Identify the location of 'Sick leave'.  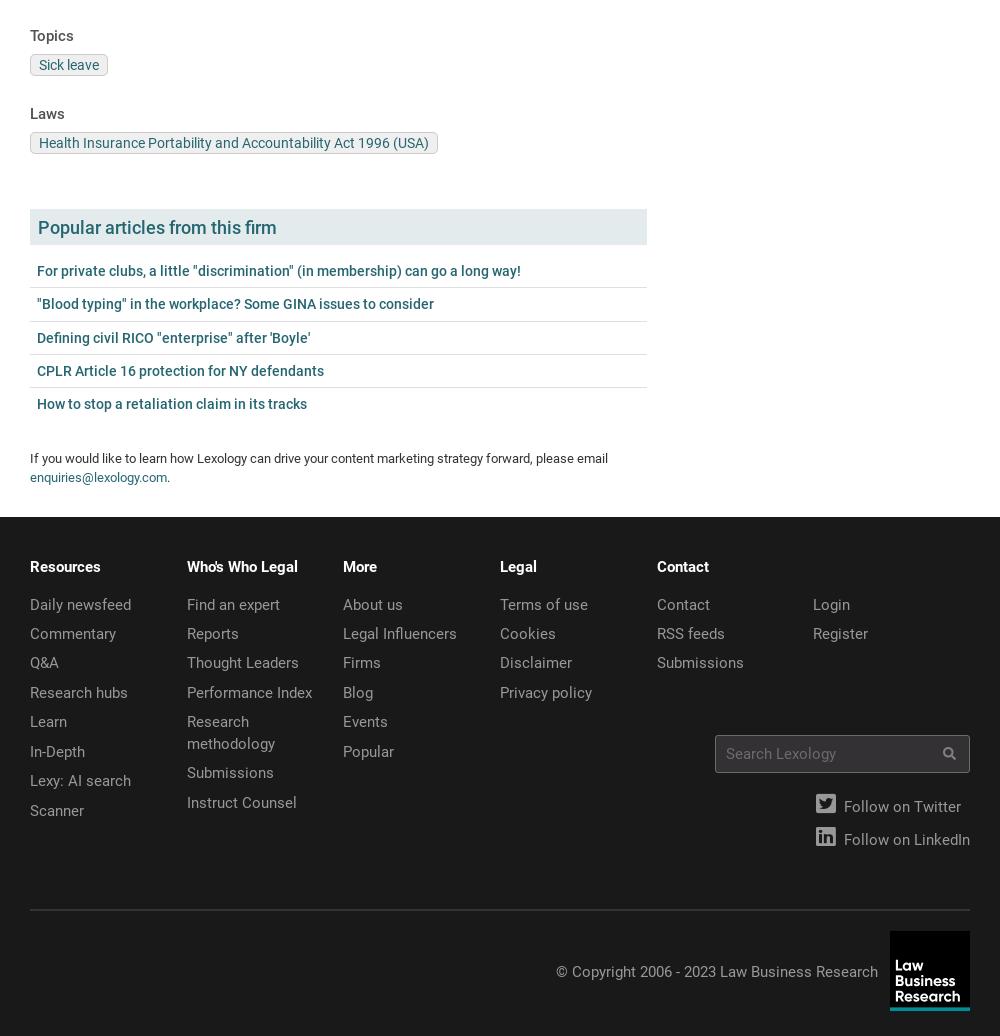
(68, 64).